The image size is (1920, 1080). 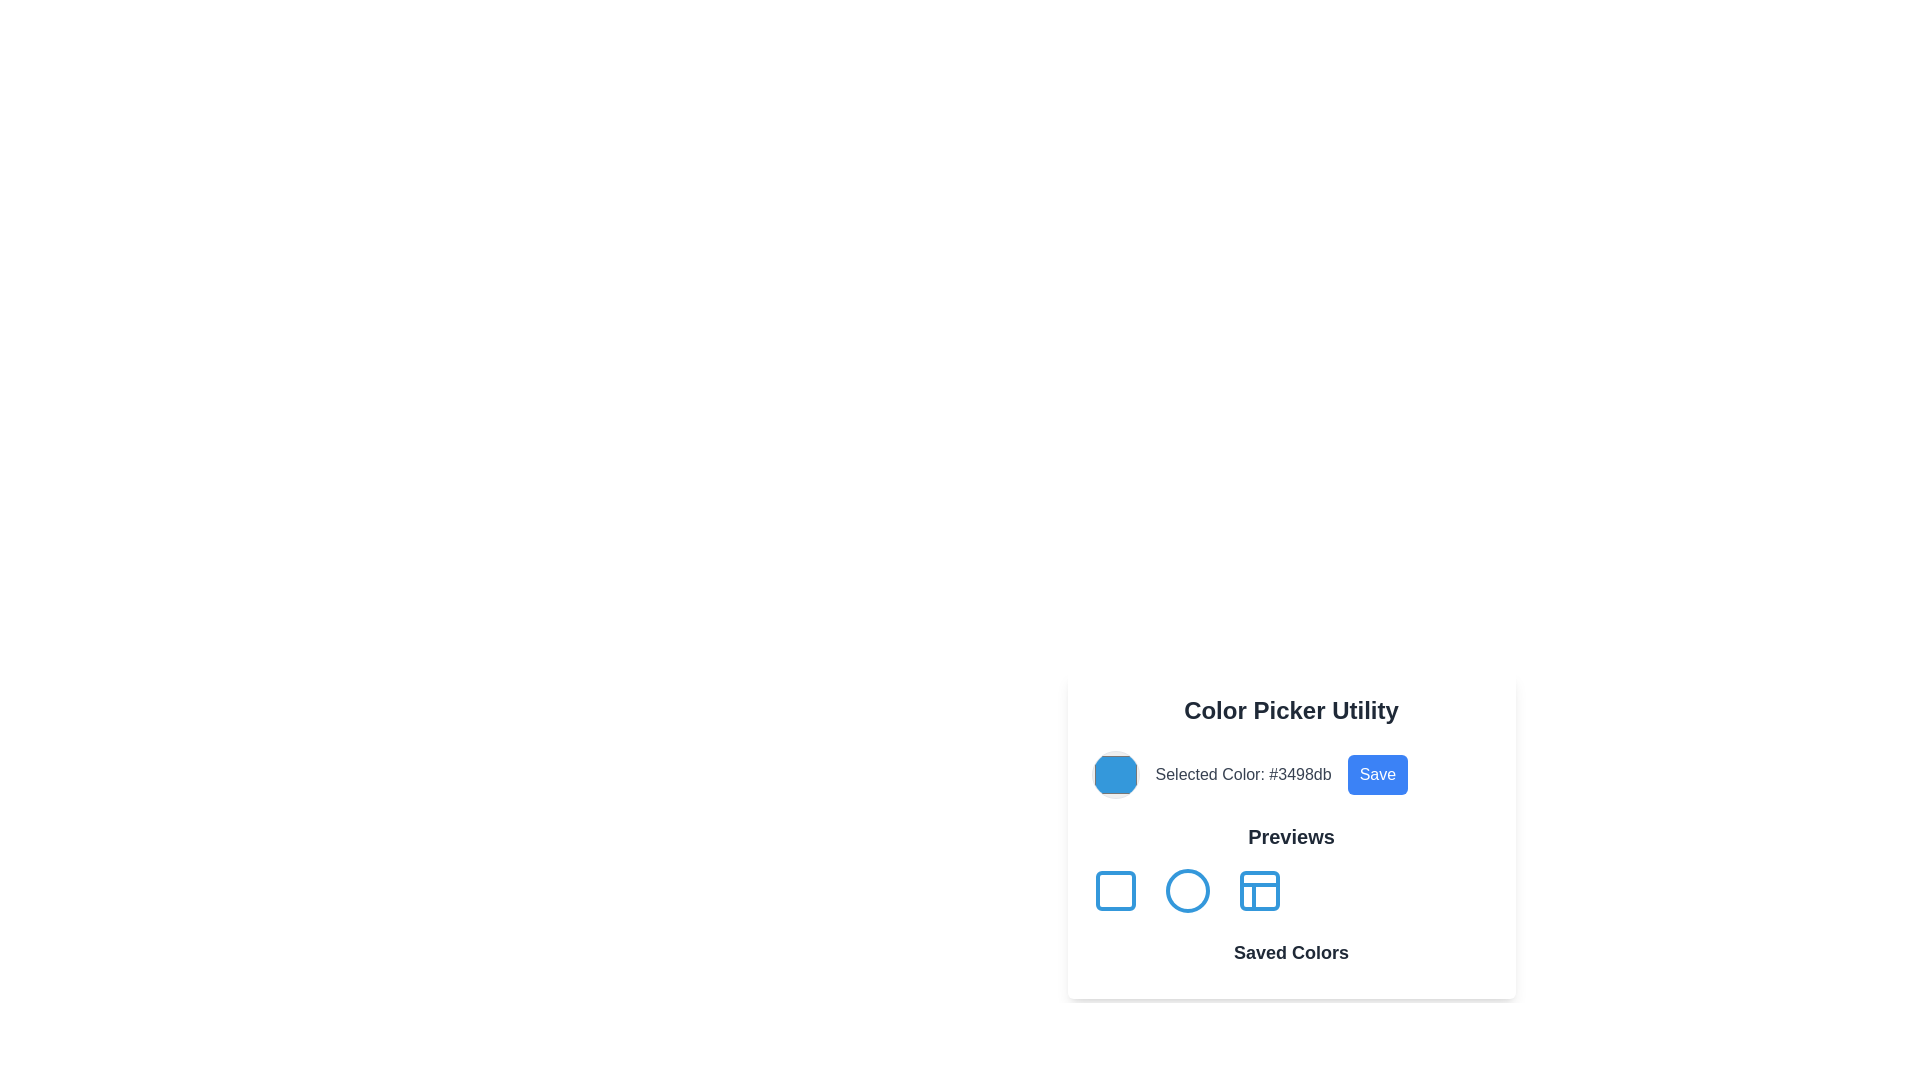 What do you see at coordinates (1291, 774) in the screenshot?
I see `displayed HEX code from the color preview element located beneath the 'Color Picker Utility' heading and above the 'Previews' section, which is the second element in its group layout` at bounding box center [1291, 774].